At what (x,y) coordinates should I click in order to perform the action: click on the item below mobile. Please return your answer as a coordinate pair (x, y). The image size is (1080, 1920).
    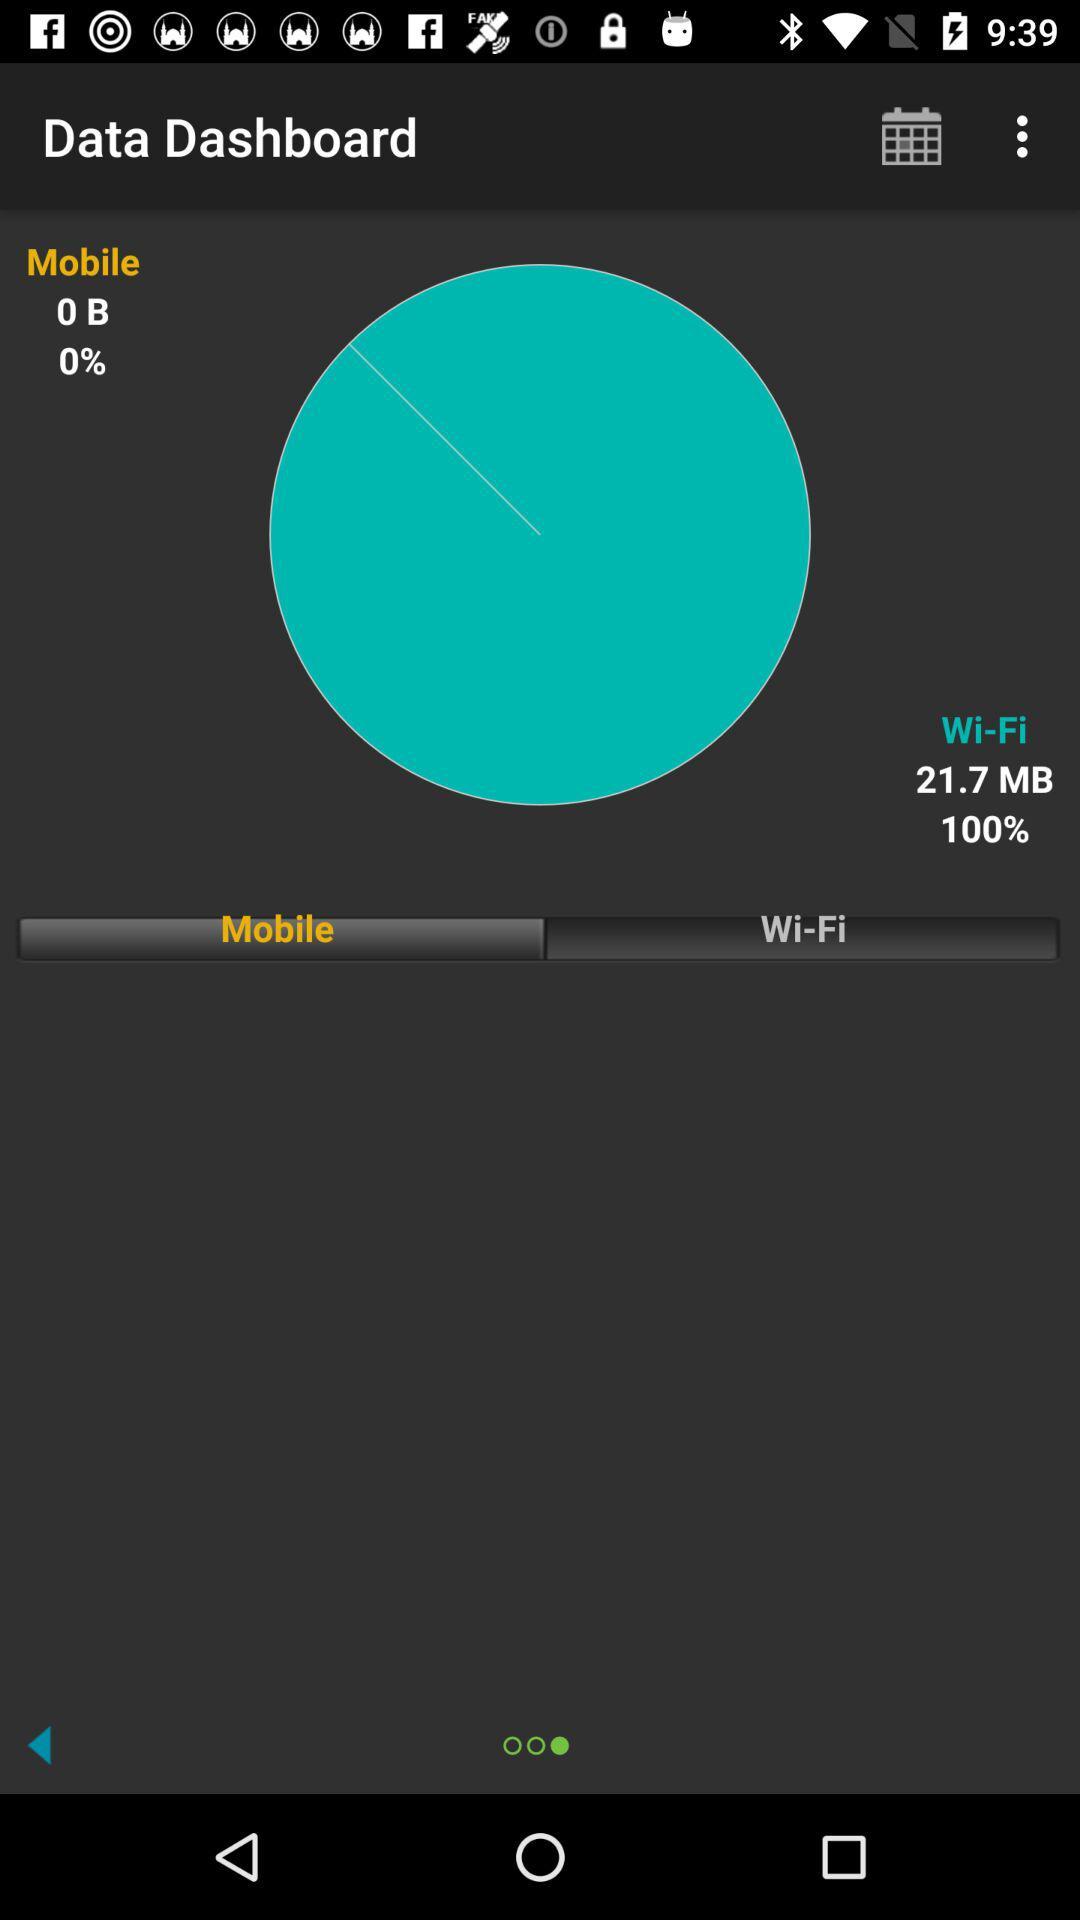
    Looking at the image, I should click on (540, 1325).